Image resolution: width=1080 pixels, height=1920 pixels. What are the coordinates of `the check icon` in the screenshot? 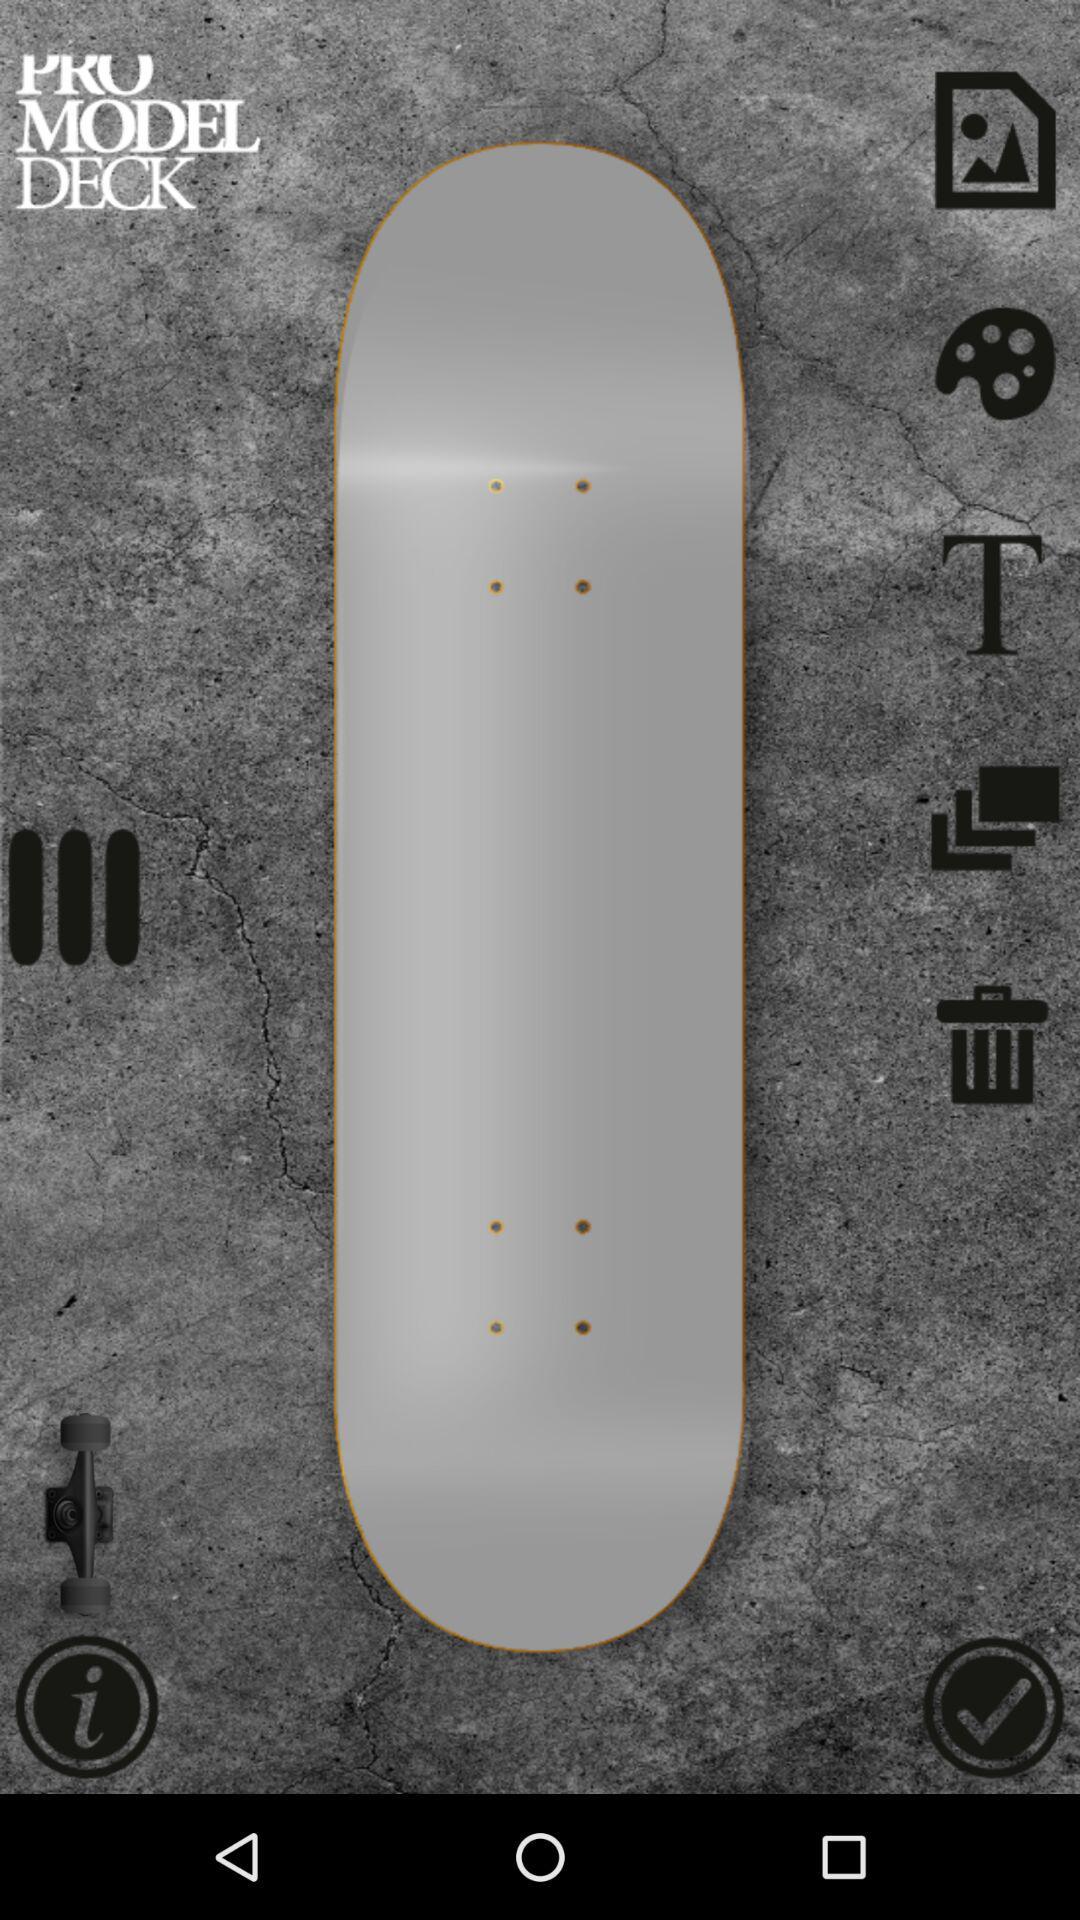 It's located at (992, 1826).